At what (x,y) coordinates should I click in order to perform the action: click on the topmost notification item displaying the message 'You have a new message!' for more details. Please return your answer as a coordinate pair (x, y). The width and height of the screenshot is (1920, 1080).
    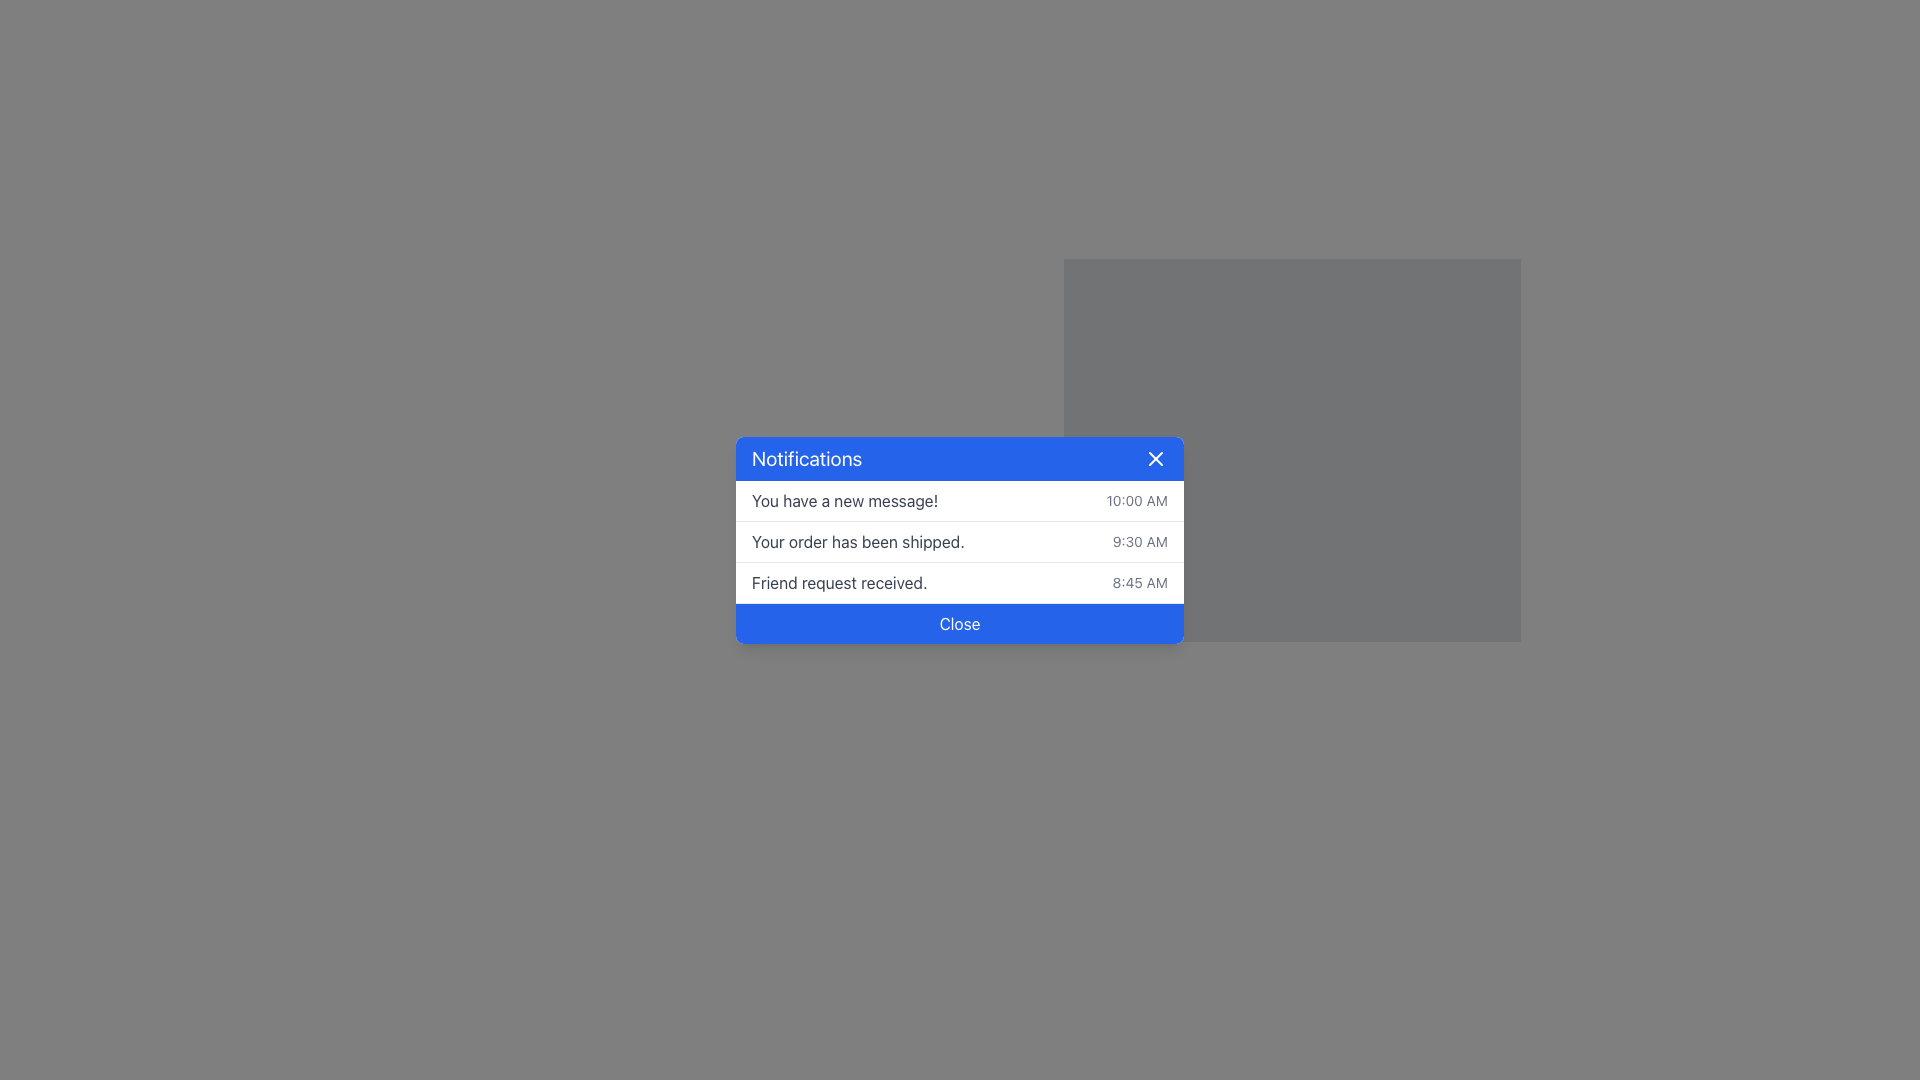
    Looking at the image, I should click on (960, 500).